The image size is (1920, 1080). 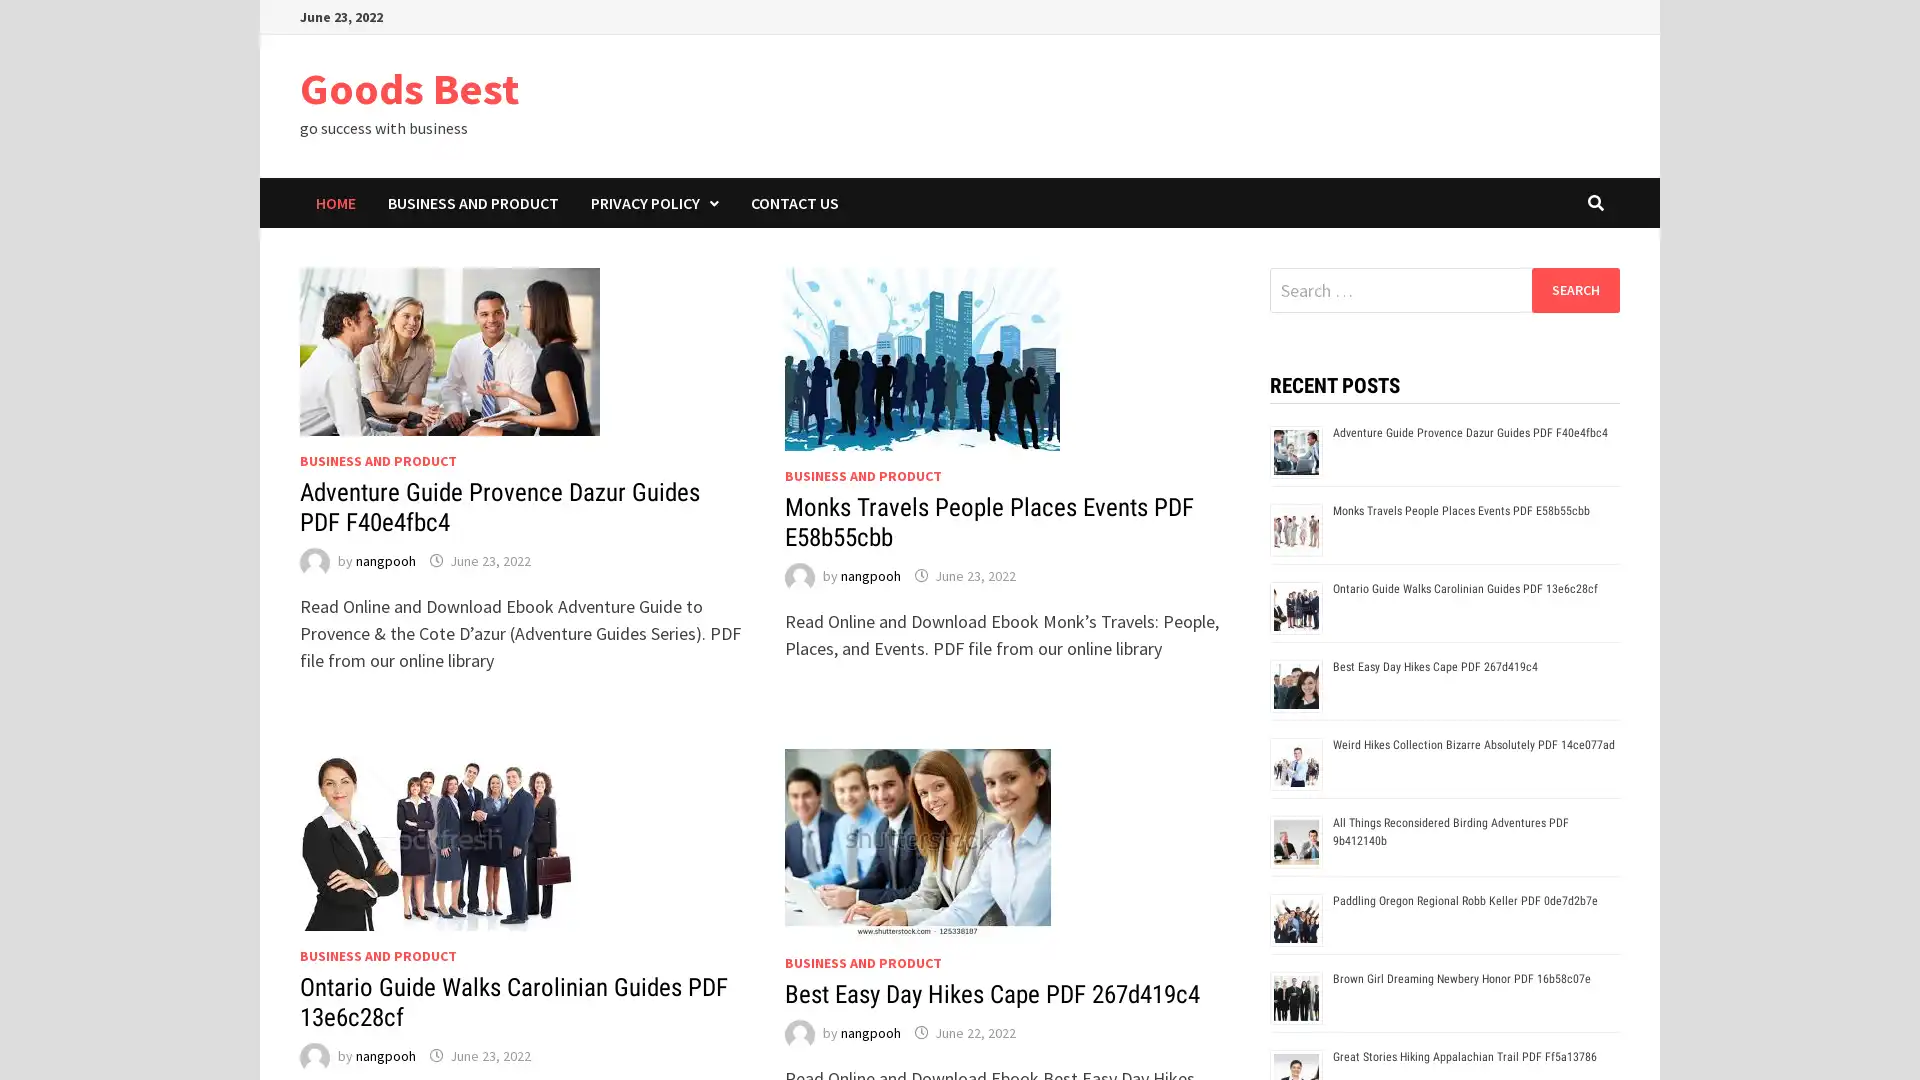 I want to click on Search, so click(x=1574, y=289).